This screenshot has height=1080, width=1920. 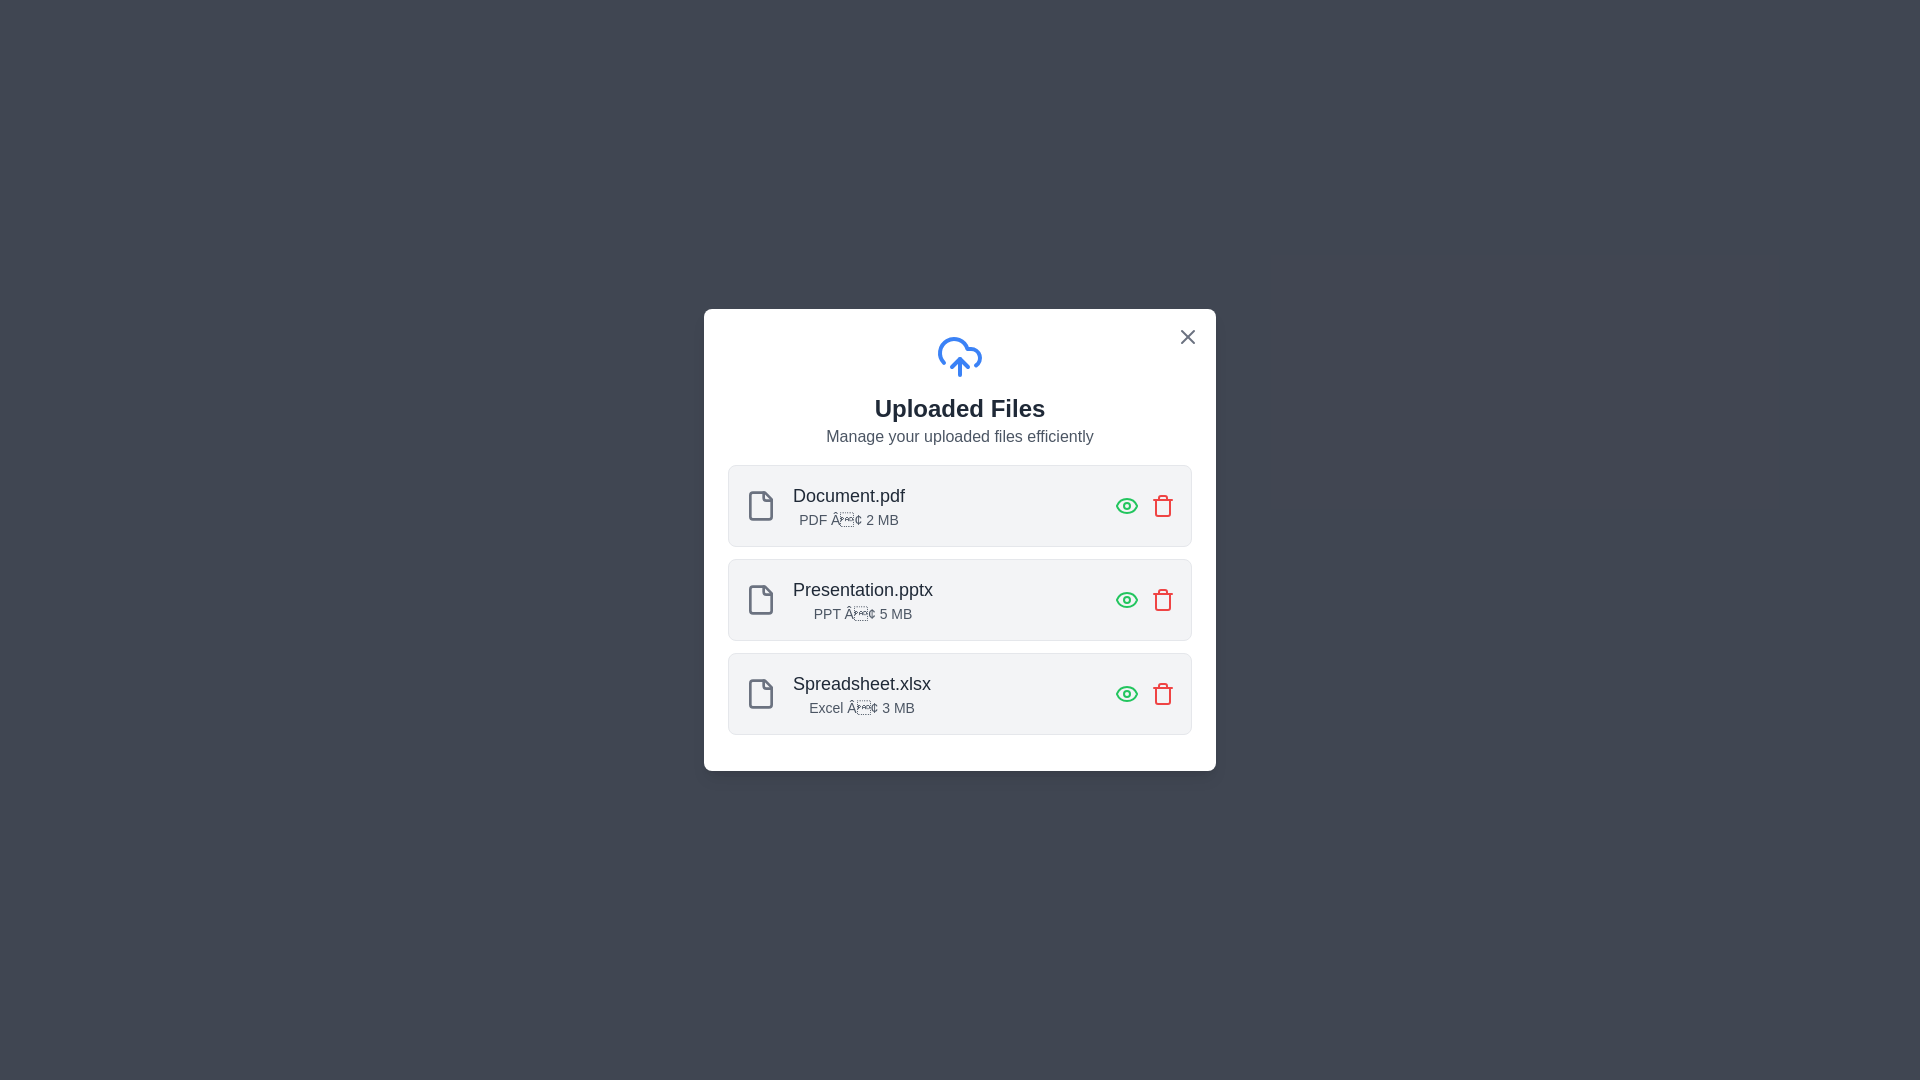 I want to click on the green eye icon located in the UI group of icons, which indicates a preview or view functionality, positioned as the left icon in the group, so click(x=1145, y=693).